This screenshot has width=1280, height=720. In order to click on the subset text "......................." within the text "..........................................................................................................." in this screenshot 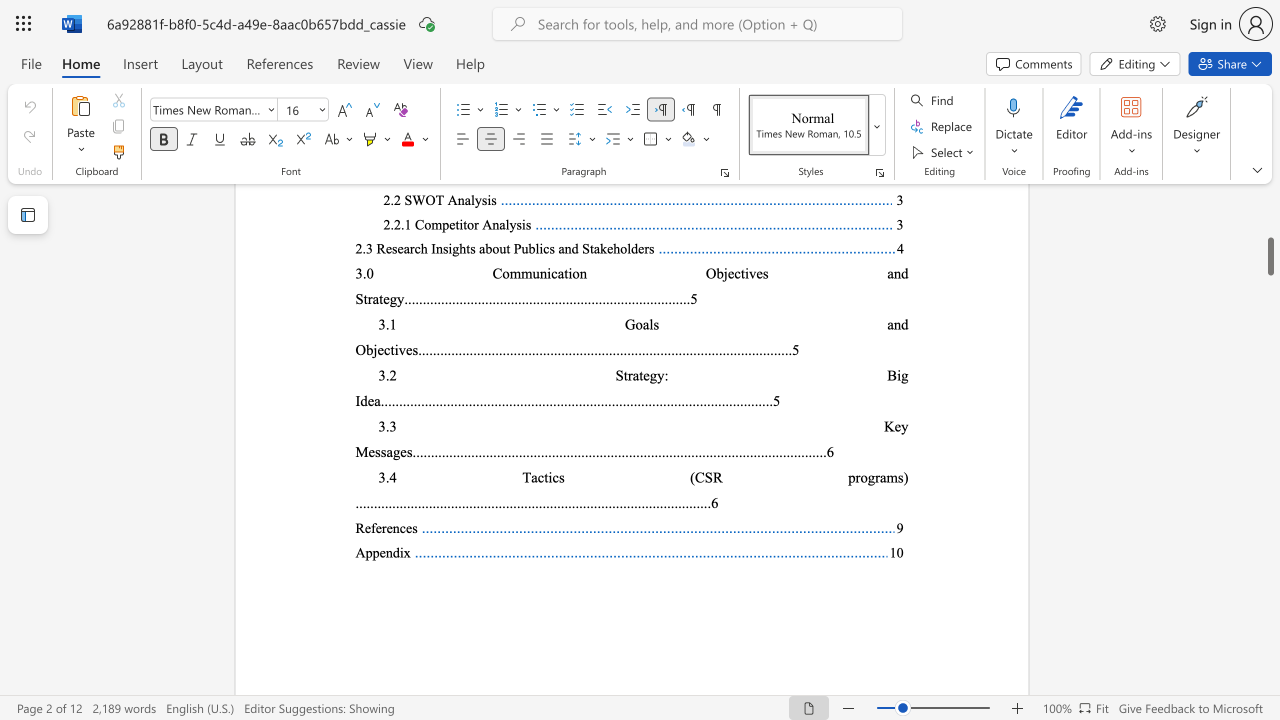, I will do `click(583, 452)`.